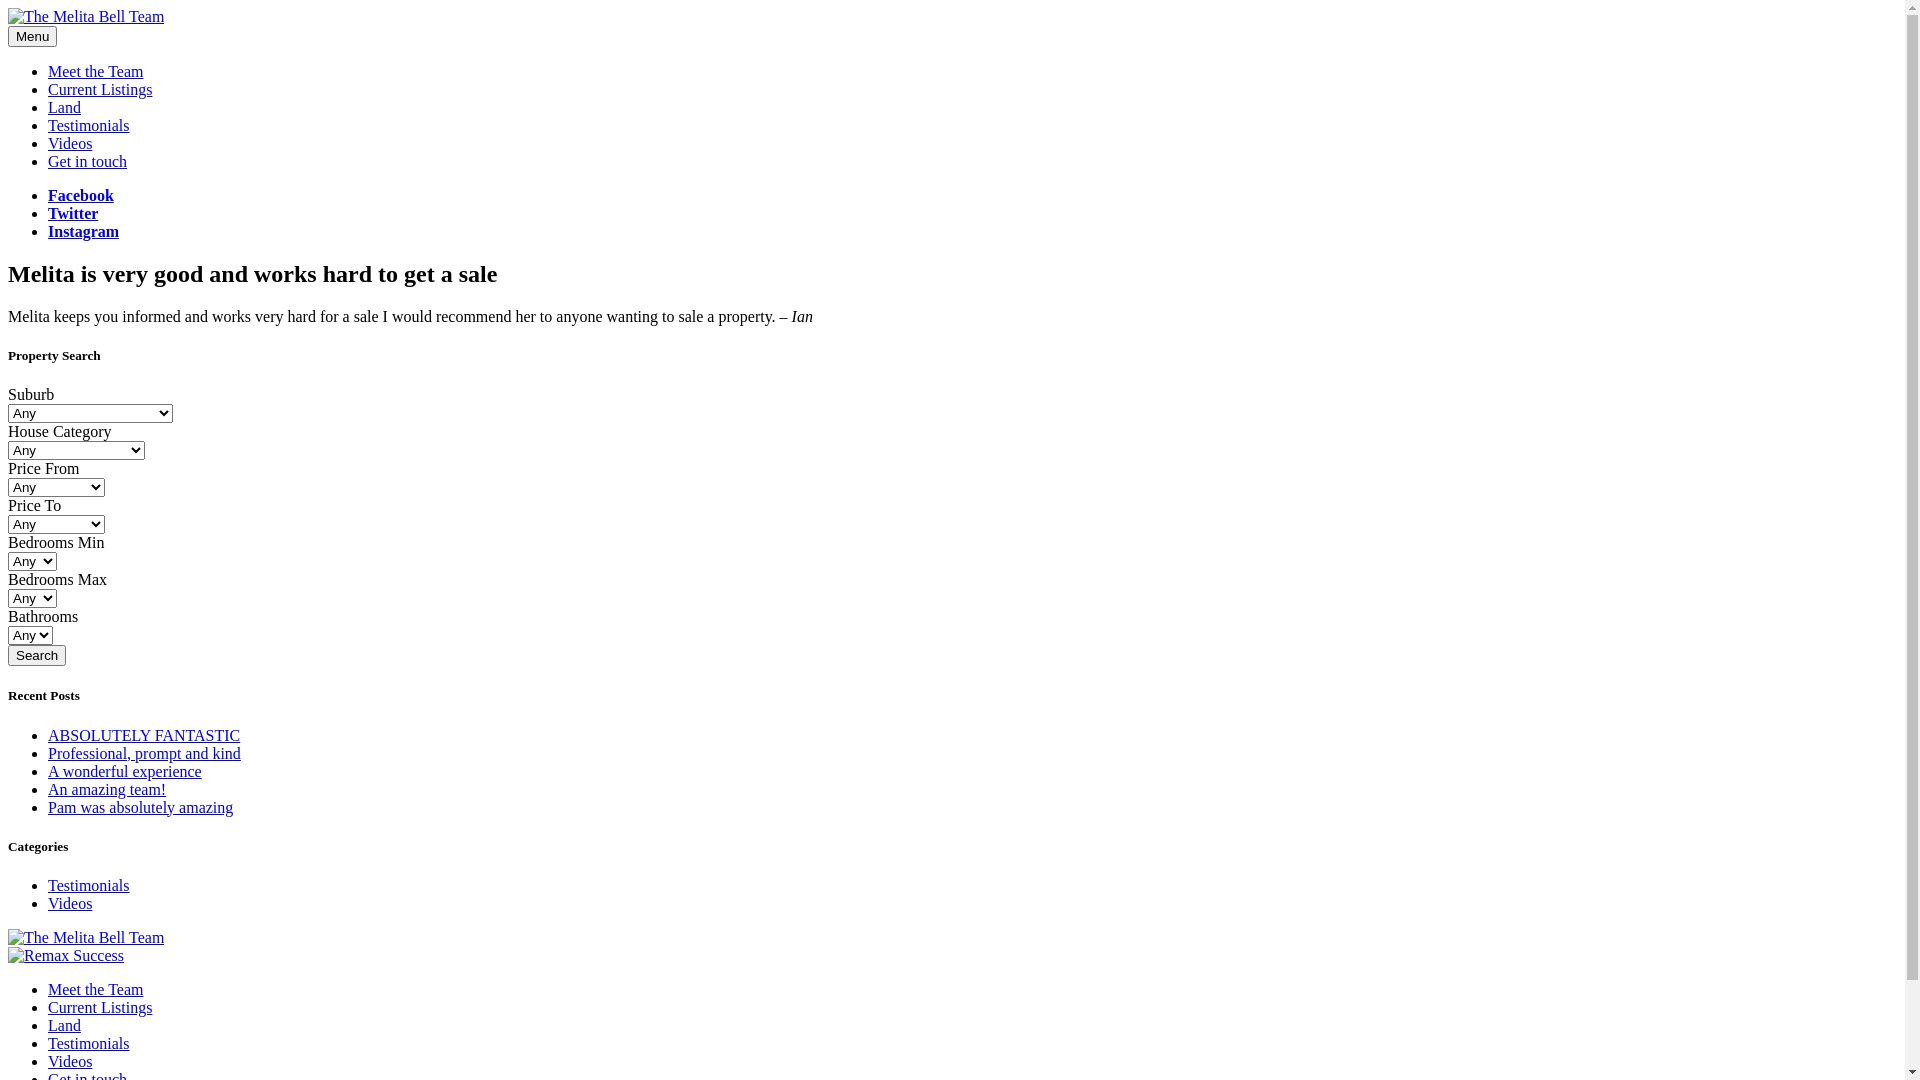  I want to click on 'Meet the Team', so click(94, 988).